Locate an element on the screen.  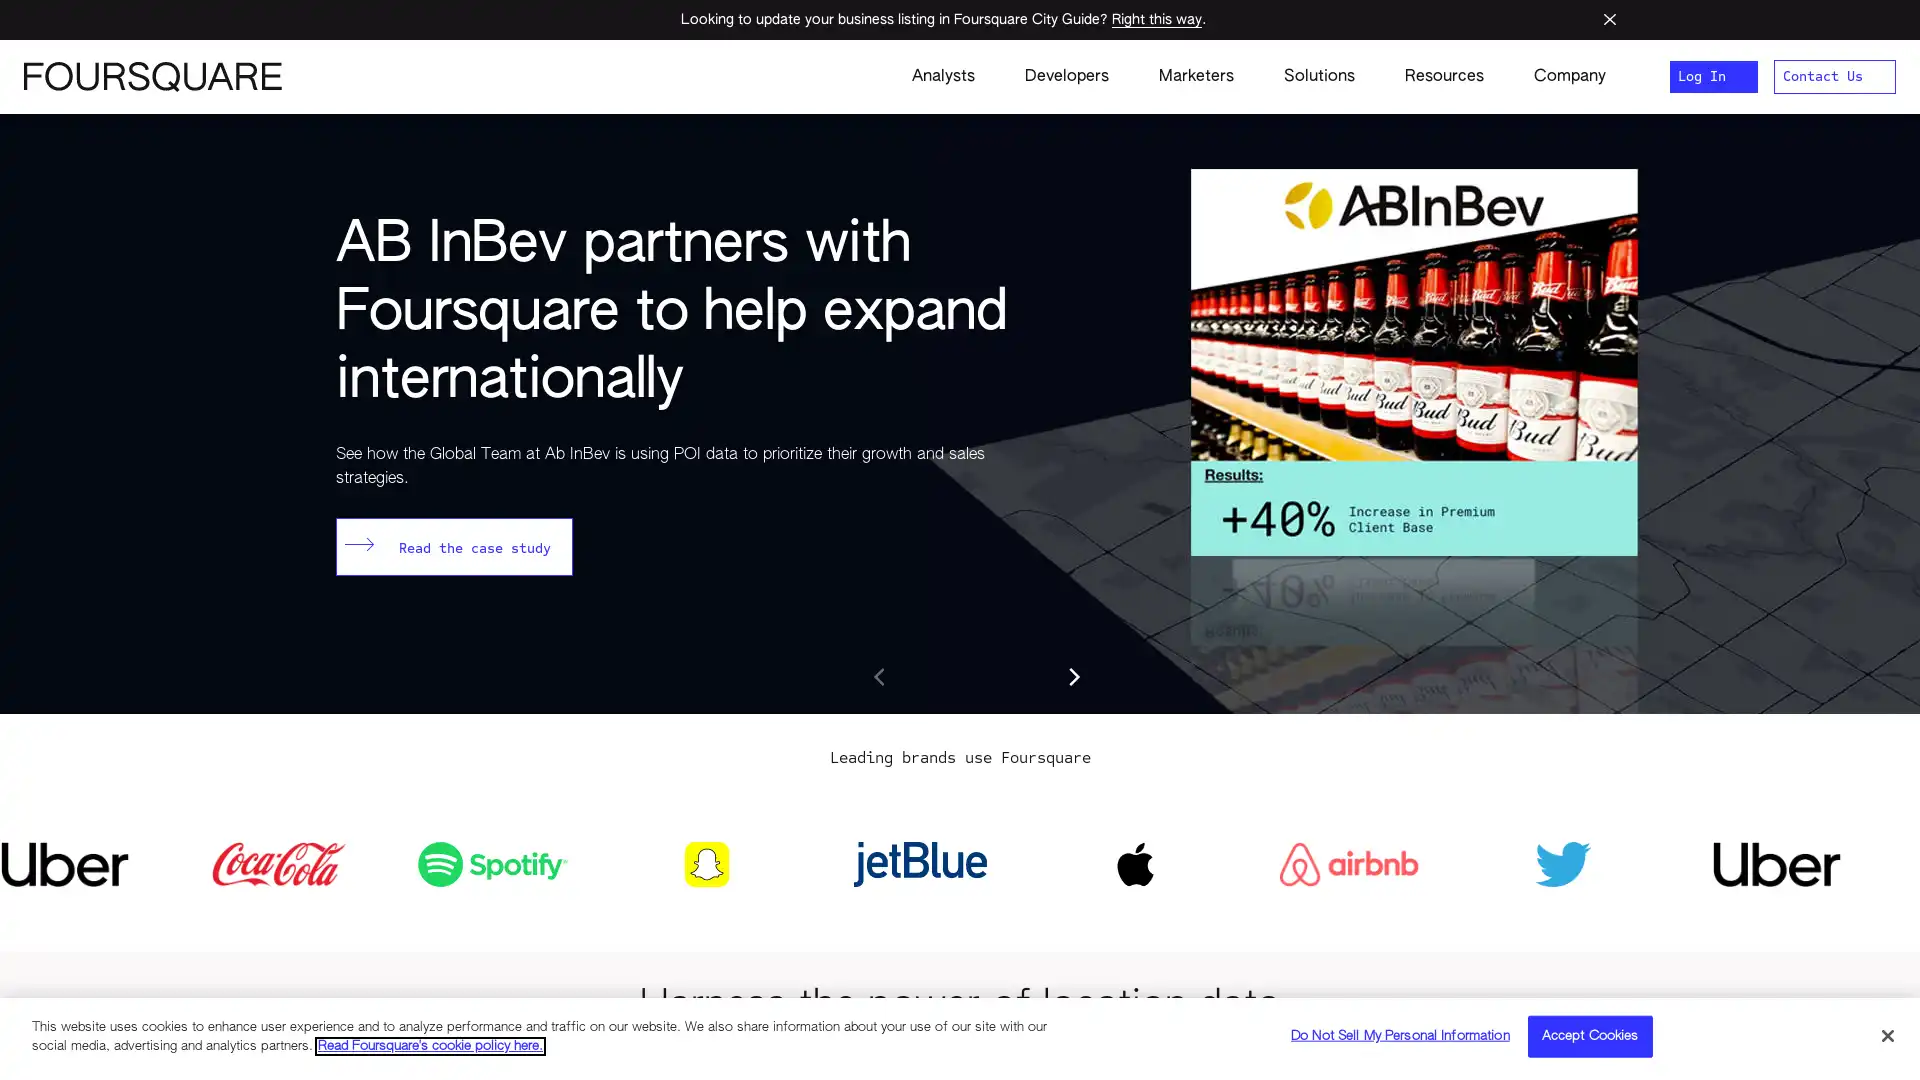
Marketers is located at coordinates (1196, 76).